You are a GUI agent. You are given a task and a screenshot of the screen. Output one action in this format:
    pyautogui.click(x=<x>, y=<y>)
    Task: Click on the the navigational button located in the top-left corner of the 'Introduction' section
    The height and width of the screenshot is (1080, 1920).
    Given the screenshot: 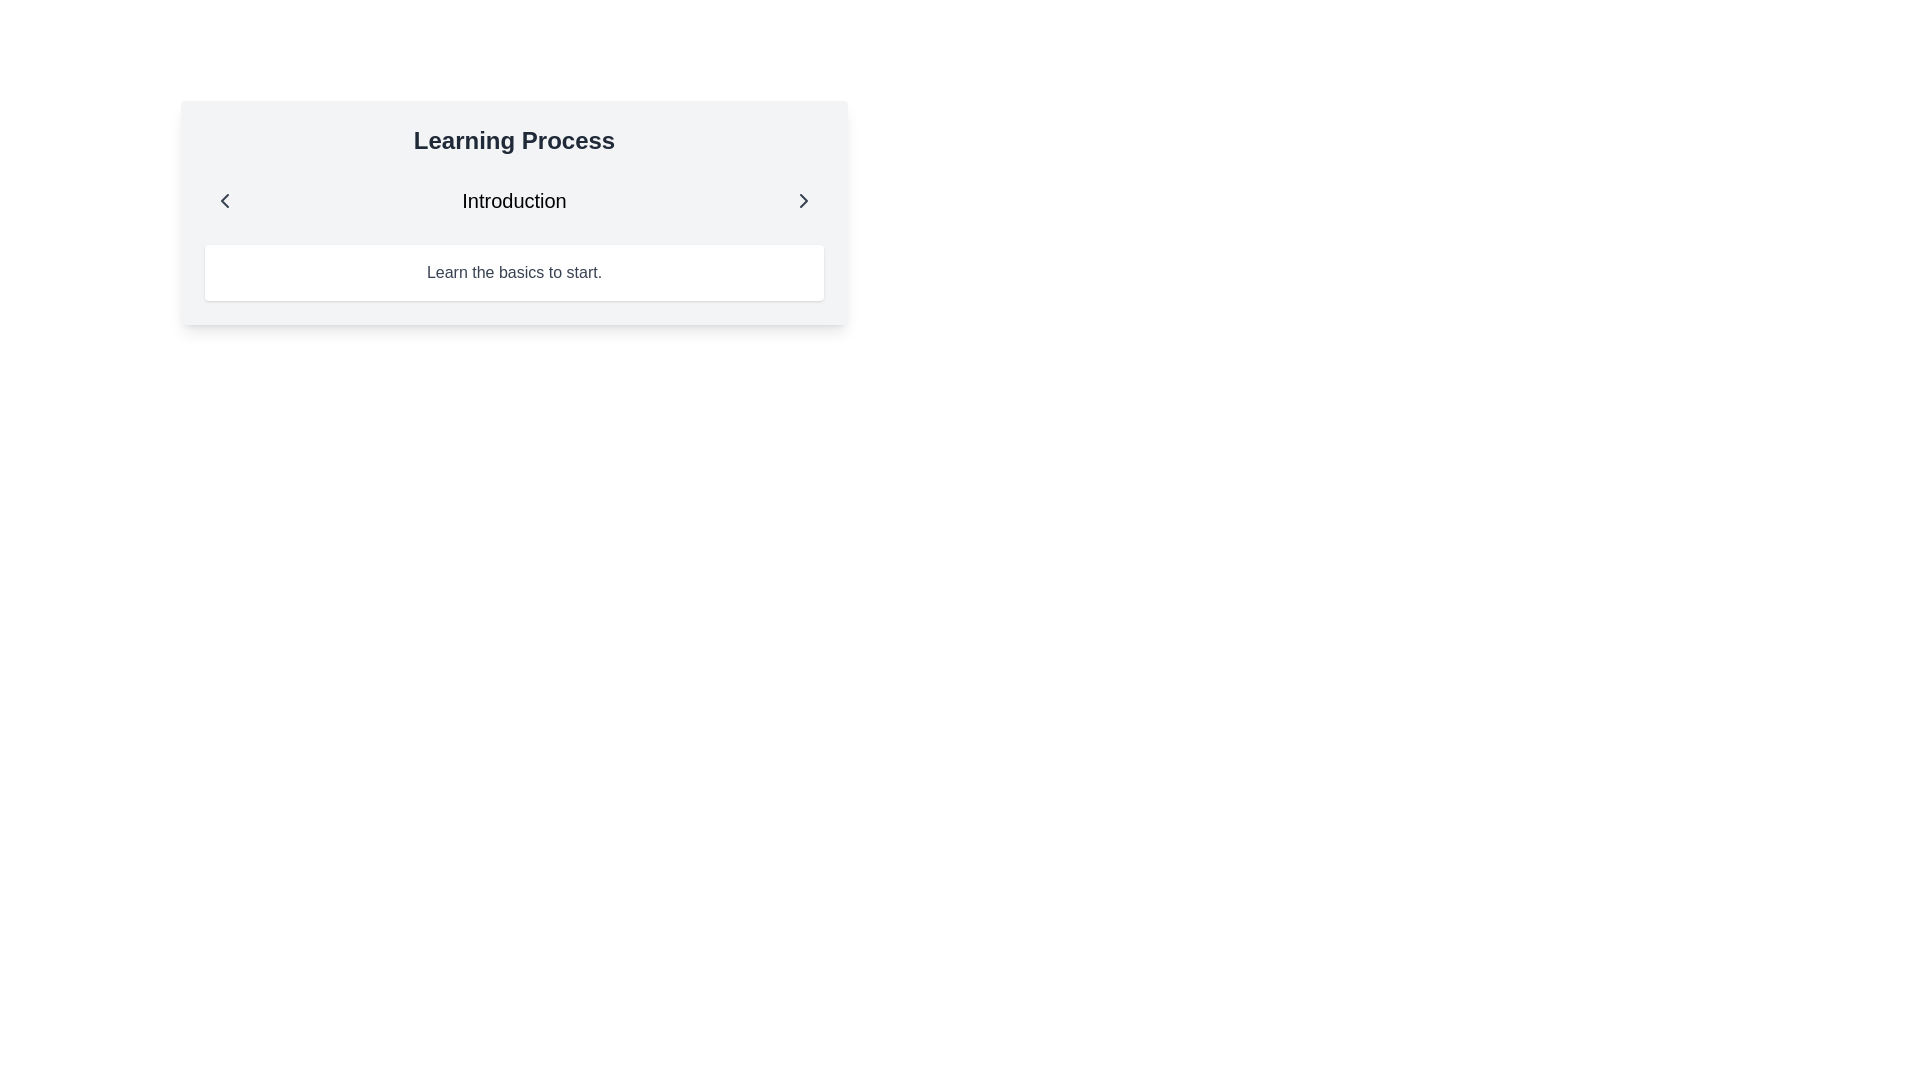 What is the action you would take?
    pyautogui.click(x=225, y=200)
    